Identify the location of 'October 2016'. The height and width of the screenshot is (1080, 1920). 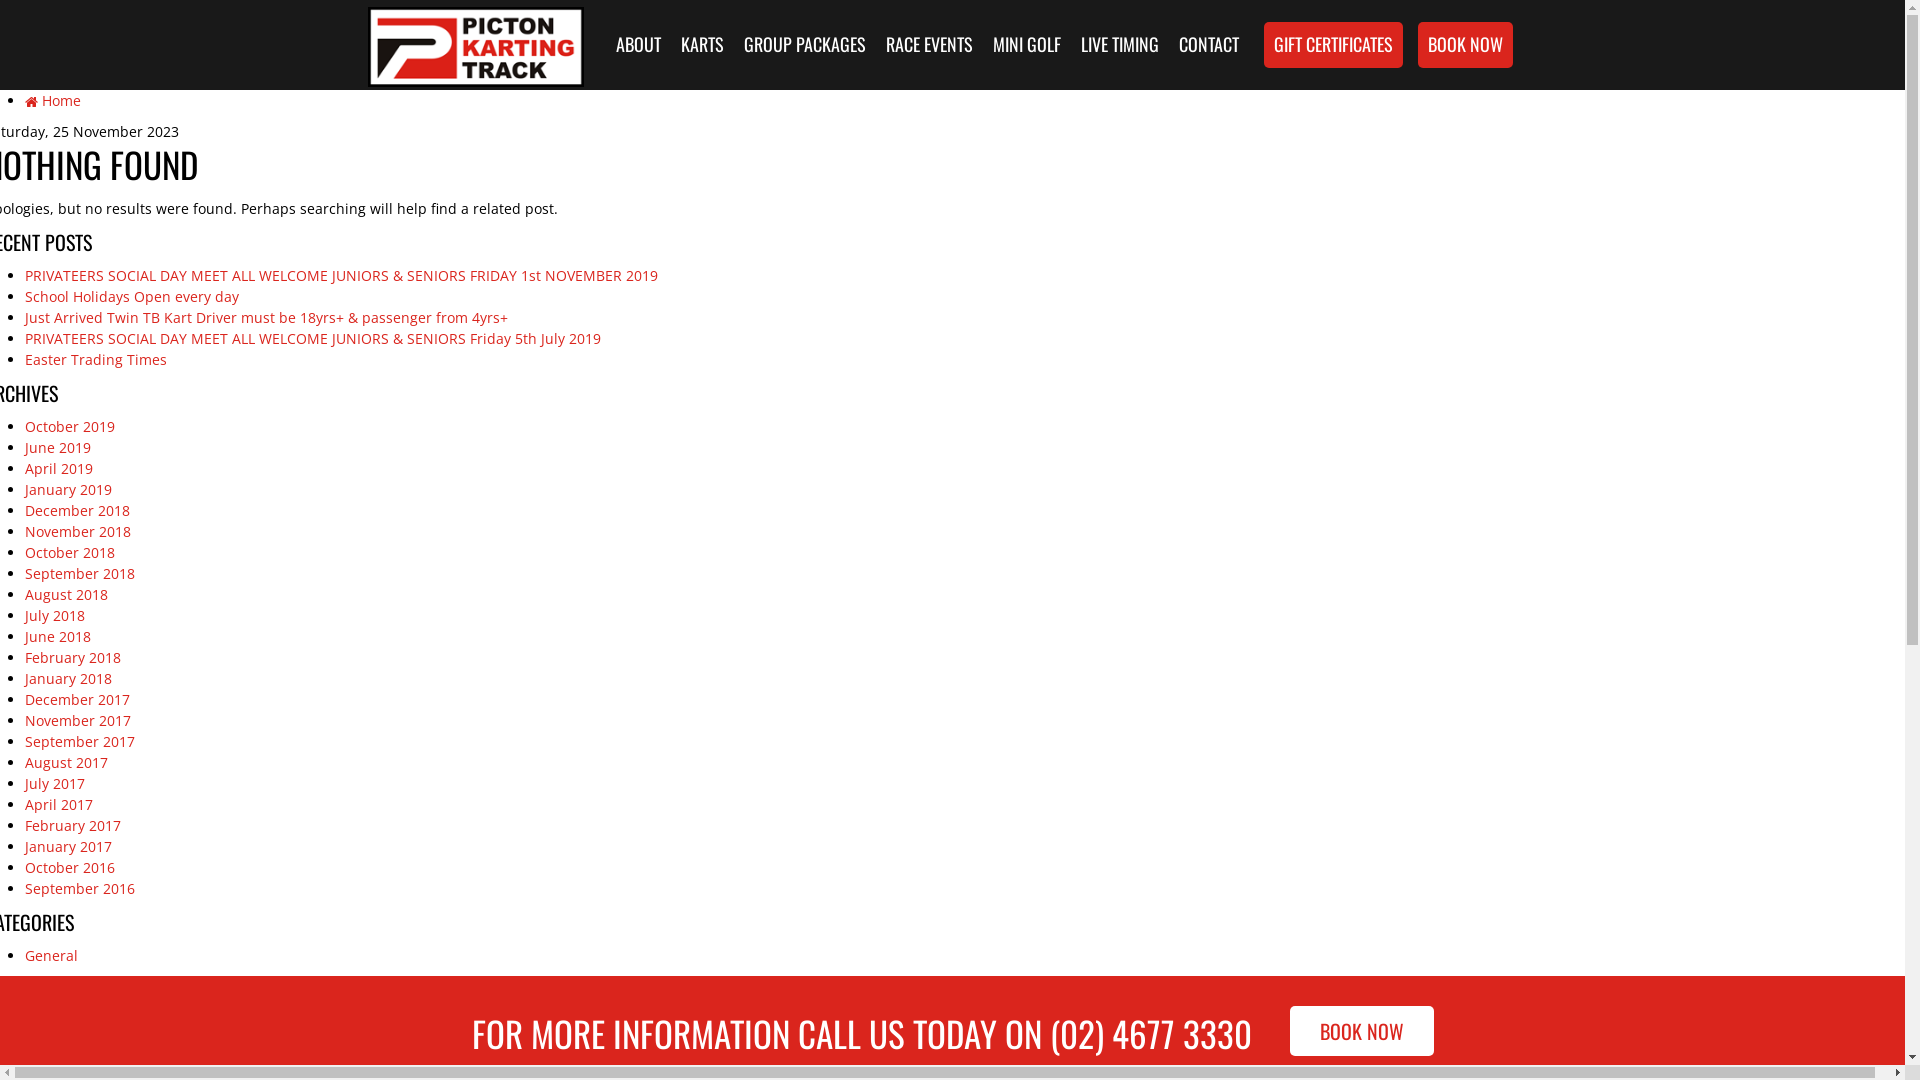
(70, 866).